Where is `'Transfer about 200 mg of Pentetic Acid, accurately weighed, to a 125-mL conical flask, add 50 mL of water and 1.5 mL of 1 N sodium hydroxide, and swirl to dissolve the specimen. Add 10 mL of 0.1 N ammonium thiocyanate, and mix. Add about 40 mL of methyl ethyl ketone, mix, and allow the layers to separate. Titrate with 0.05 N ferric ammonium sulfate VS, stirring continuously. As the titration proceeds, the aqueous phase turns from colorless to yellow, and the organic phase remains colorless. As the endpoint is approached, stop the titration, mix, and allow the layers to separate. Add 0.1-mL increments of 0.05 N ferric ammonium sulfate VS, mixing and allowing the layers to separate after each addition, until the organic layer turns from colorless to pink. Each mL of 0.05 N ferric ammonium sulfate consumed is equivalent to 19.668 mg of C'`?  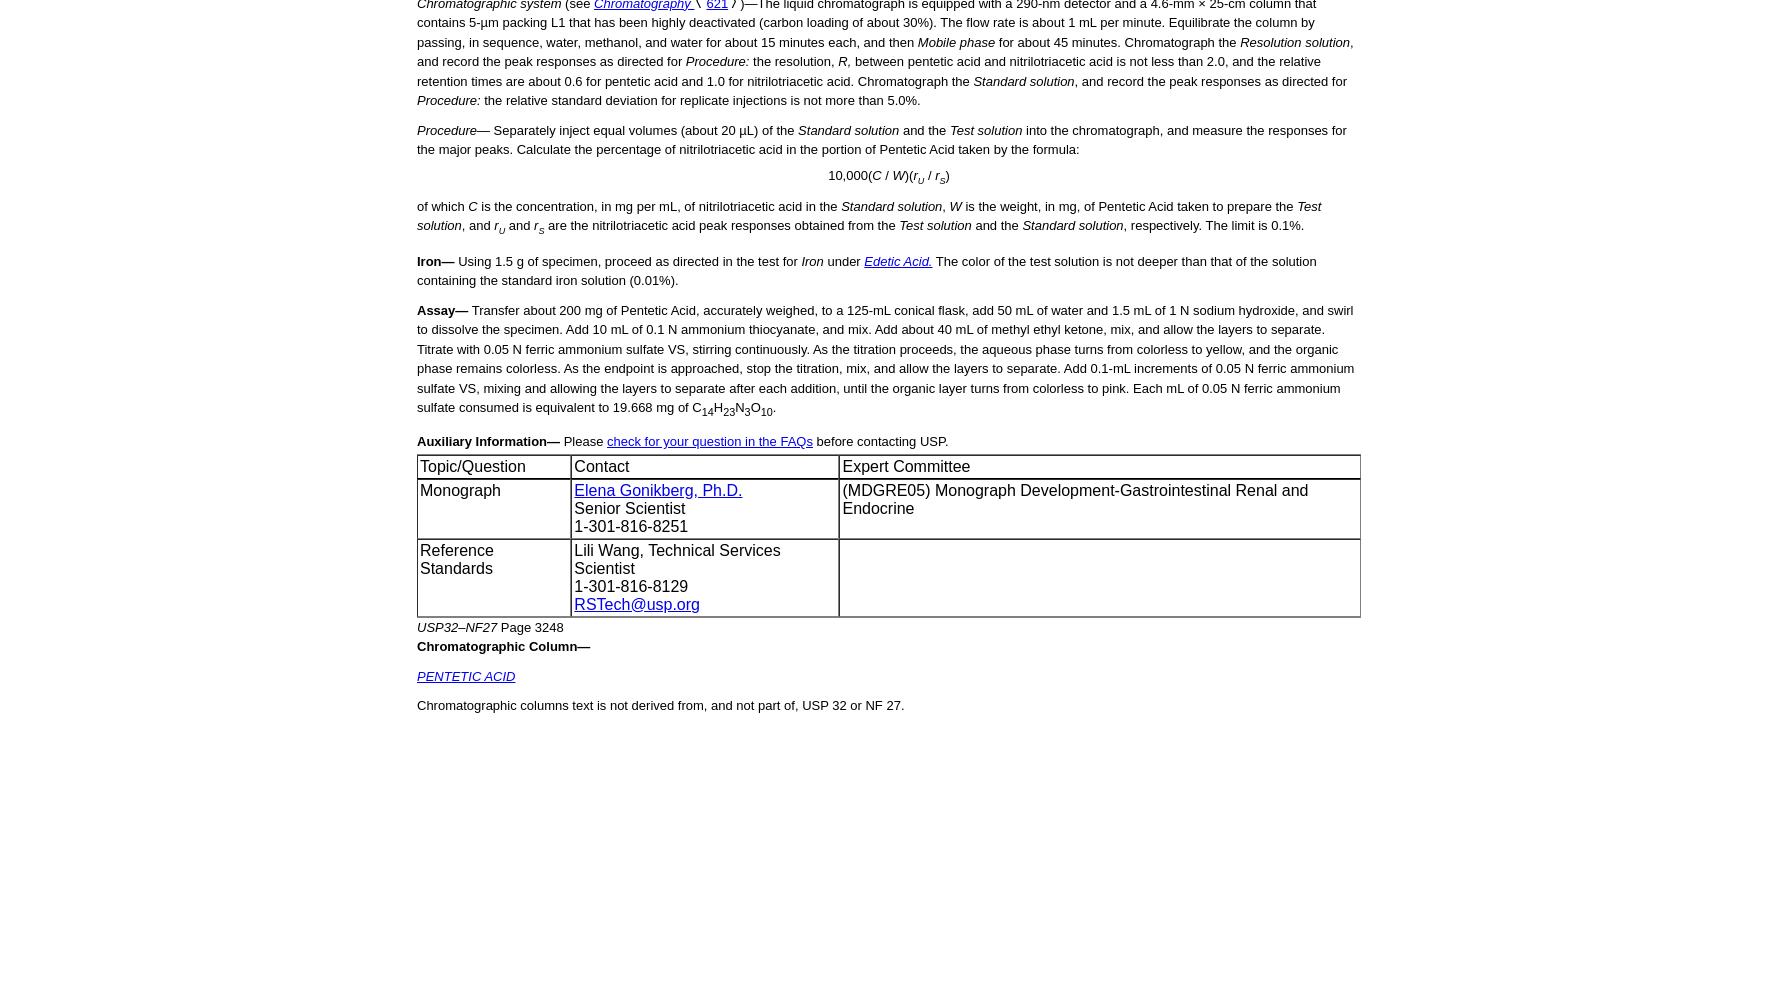 'Transfer about 200 mg of Pentetic Acid, accurately weighed, to a 125-mL conical flask, add 50 mL of water and 1.5 mL of 1 N sodium hydroxide, and swirl to dissolve the specimen. Add 10 mL of 0.1 N ammonium thiocyanate, and mix. Add about 40 mL of methyl ethyl ketone, mix, and allow the layers to separate. Titrate with 0.05 N ferric ammonium sulfate VS, stirring continuously. As the titration proceeds, the aqueous phase turns from colorless to yellow, and the organic phase remains colorless. As the endpoint is approached, stop the titration, mix, and allow the layers to separate. Add 0.1-mL increments of 0.05 N ferric ammonium sulfate VS, mixing and allowing the layers to separate after each addition, until the organic layer turns from colorless to pink. Each mL of 0.05 N ferric ammonium sulfate consumed is equivalent to 19.668 mg of C' is located at coordinates (884, 357).